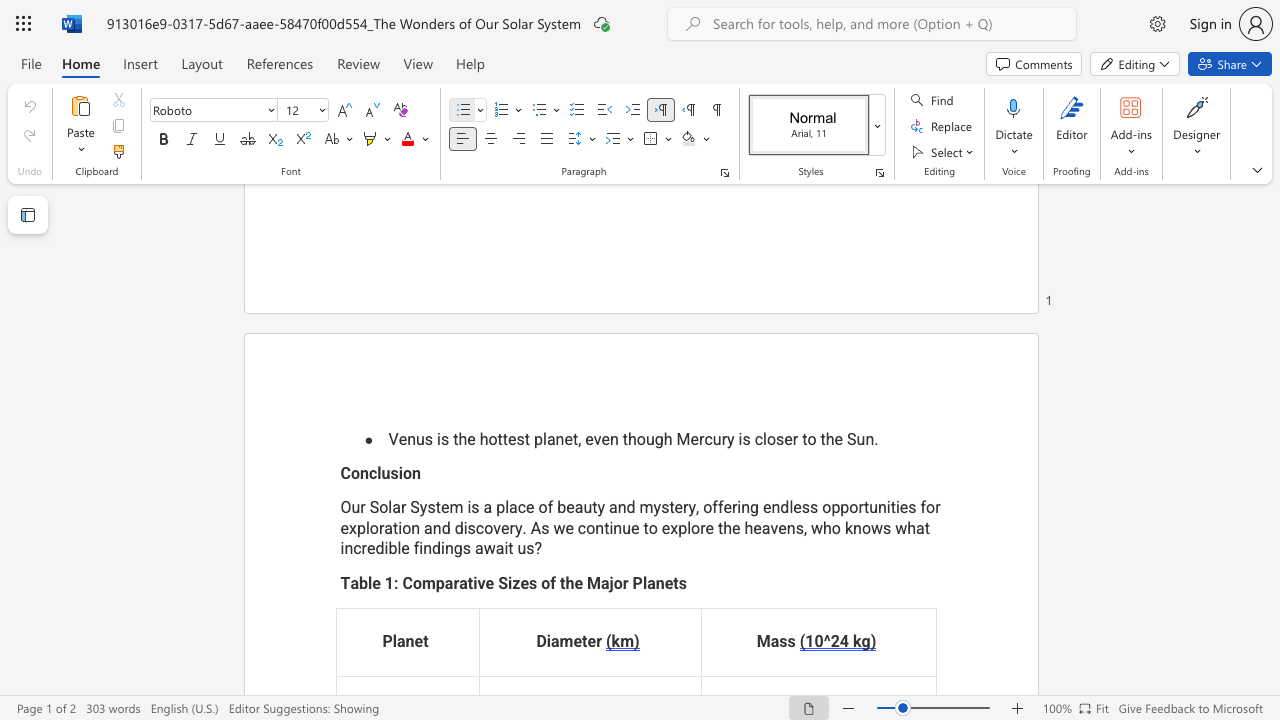  I want to click on the 2th character "n" in the text, so click(415, 473).